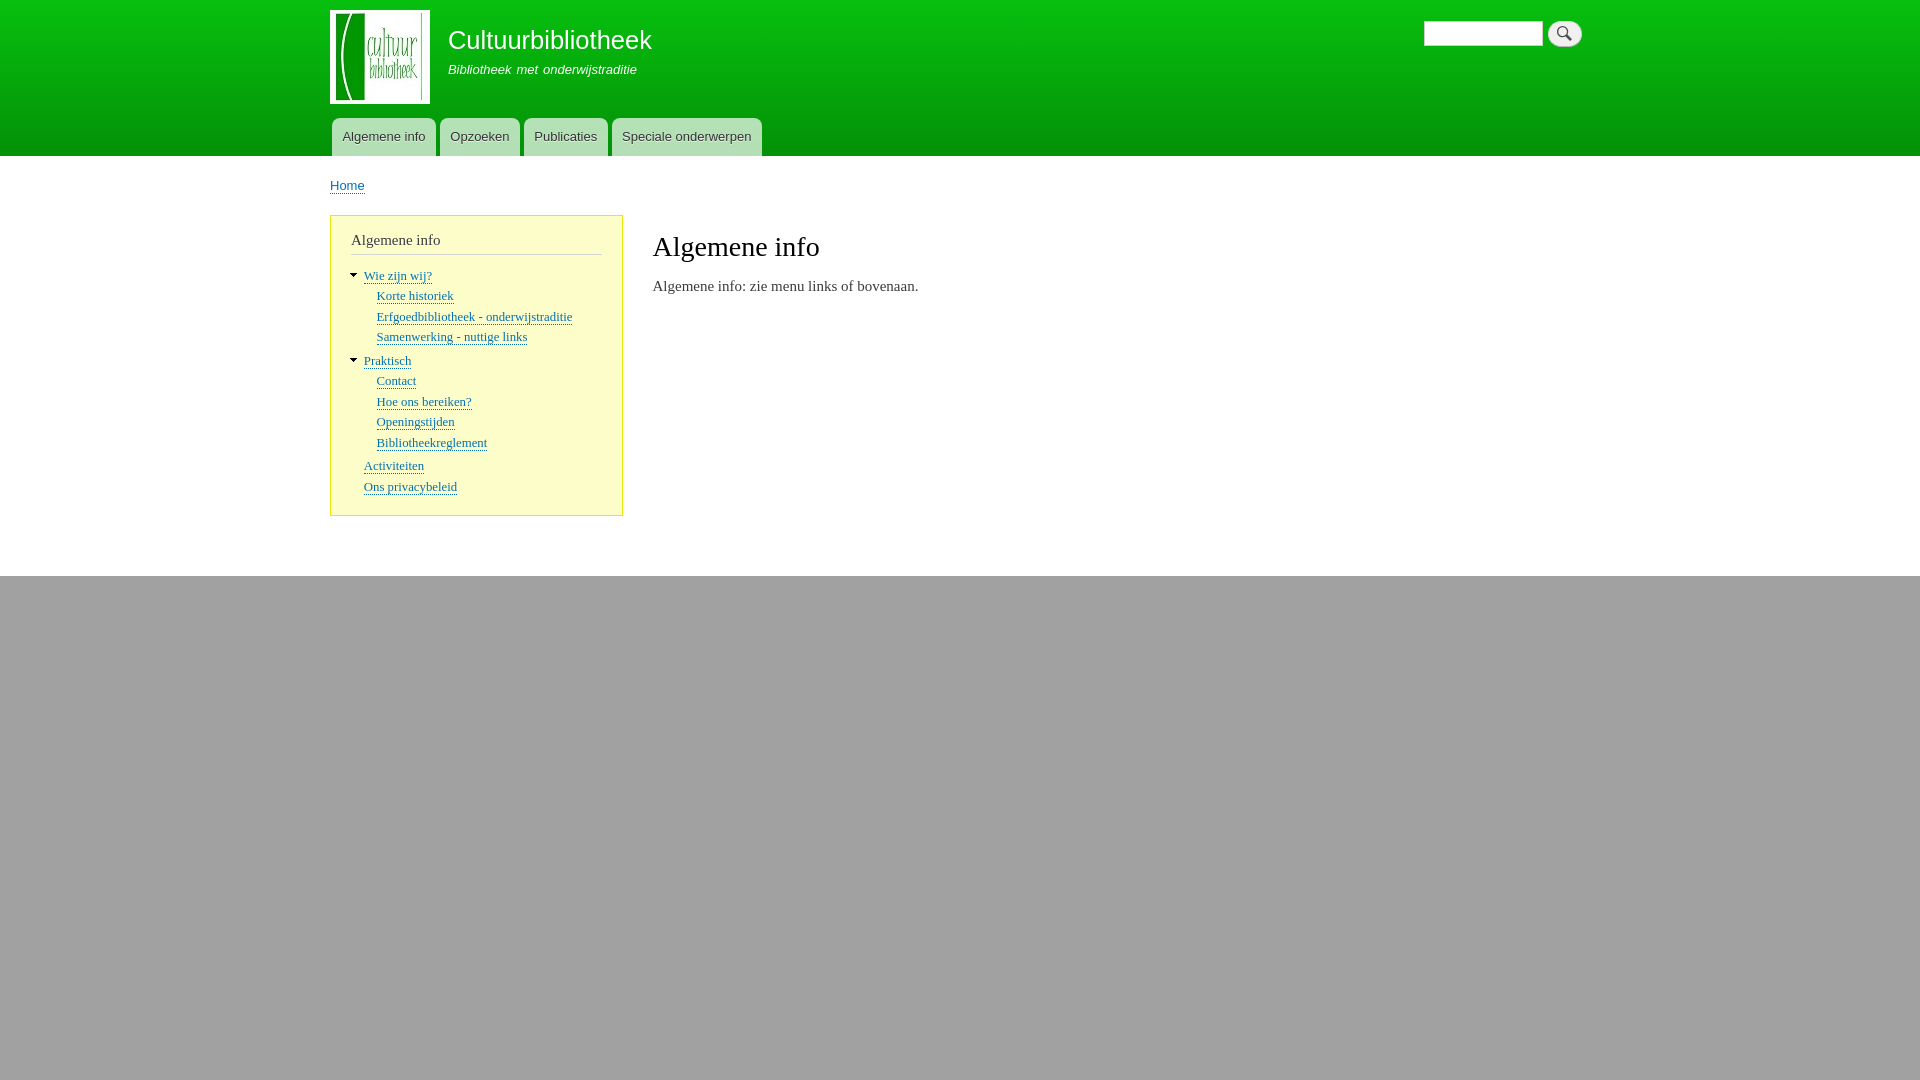  I want to click on 'Openingstijden', so click(415, 421).